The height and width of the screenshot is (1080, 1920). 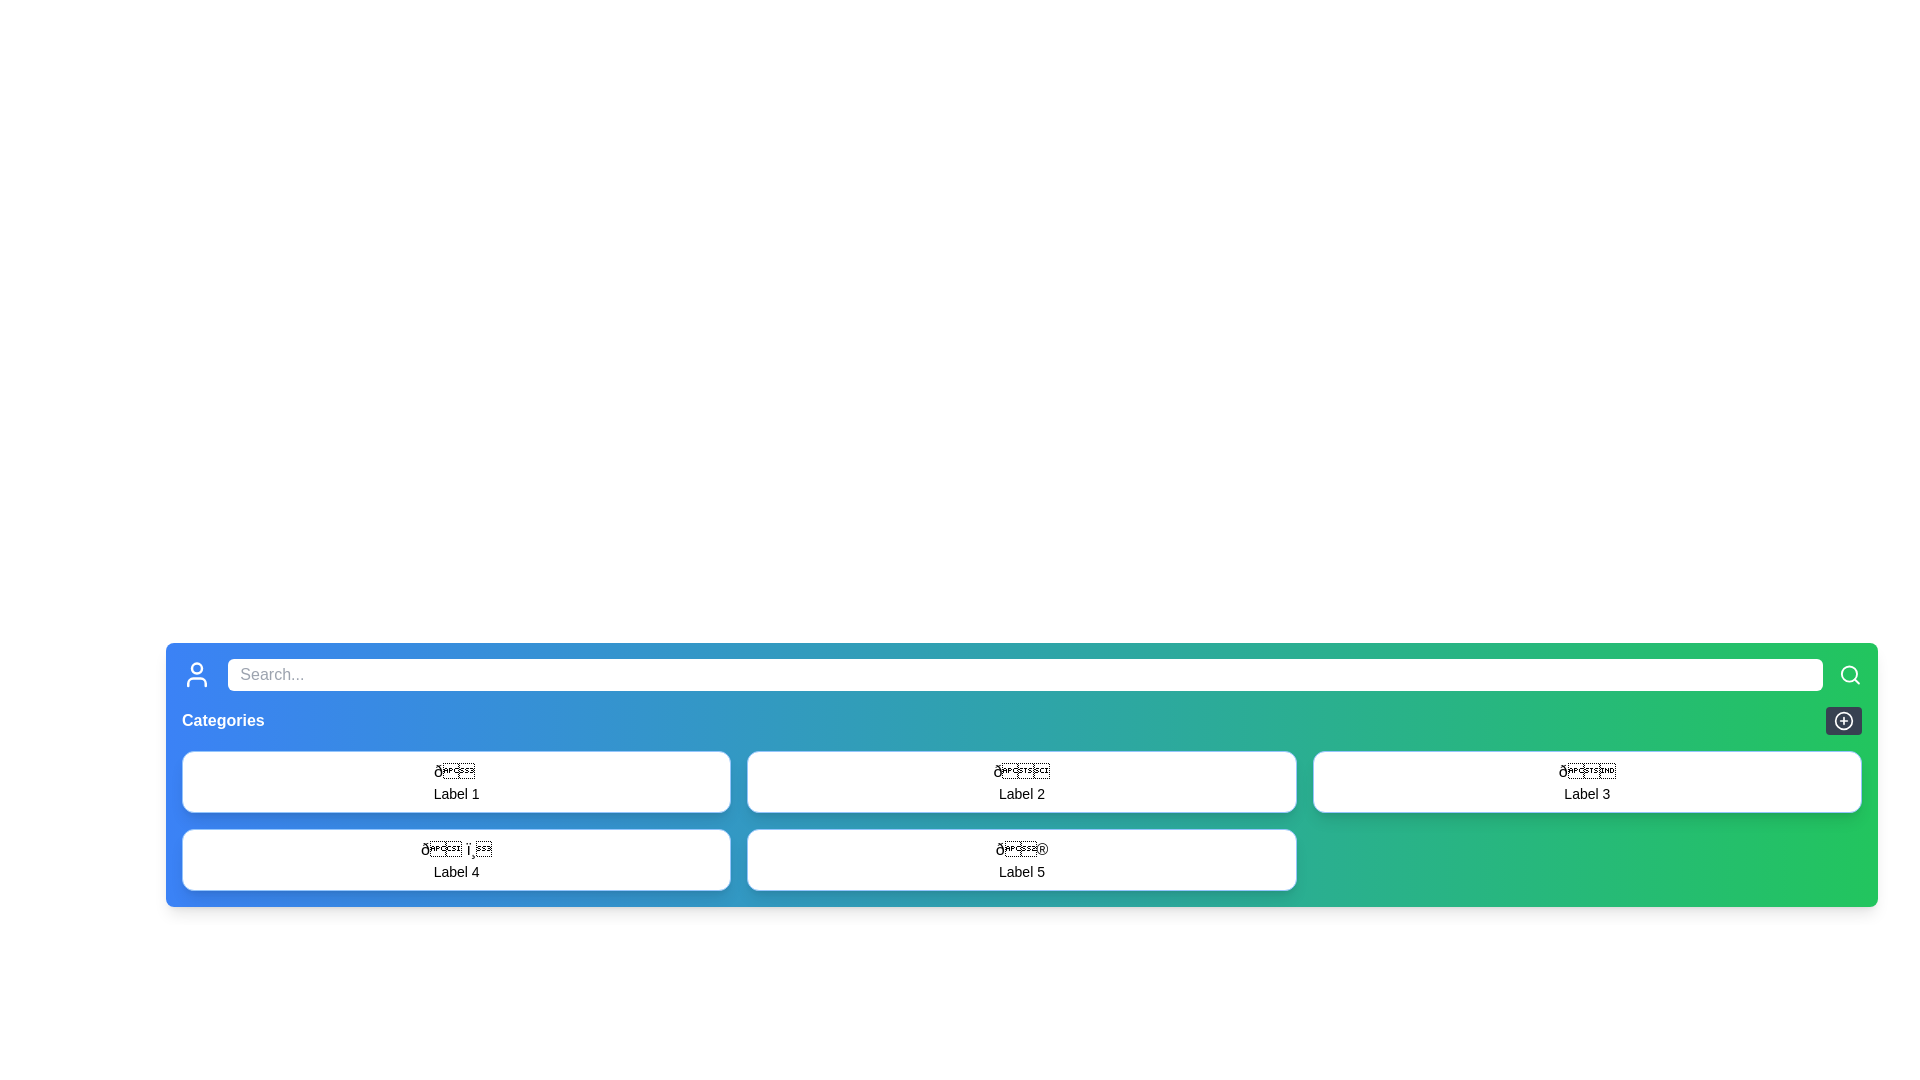 I want to click on the search icon, which is a circular magnifying glass with a white stroke on a green background, located on the top right of the horizontal bar next to the 'Search...' input field, so click(x=1849, y=675).